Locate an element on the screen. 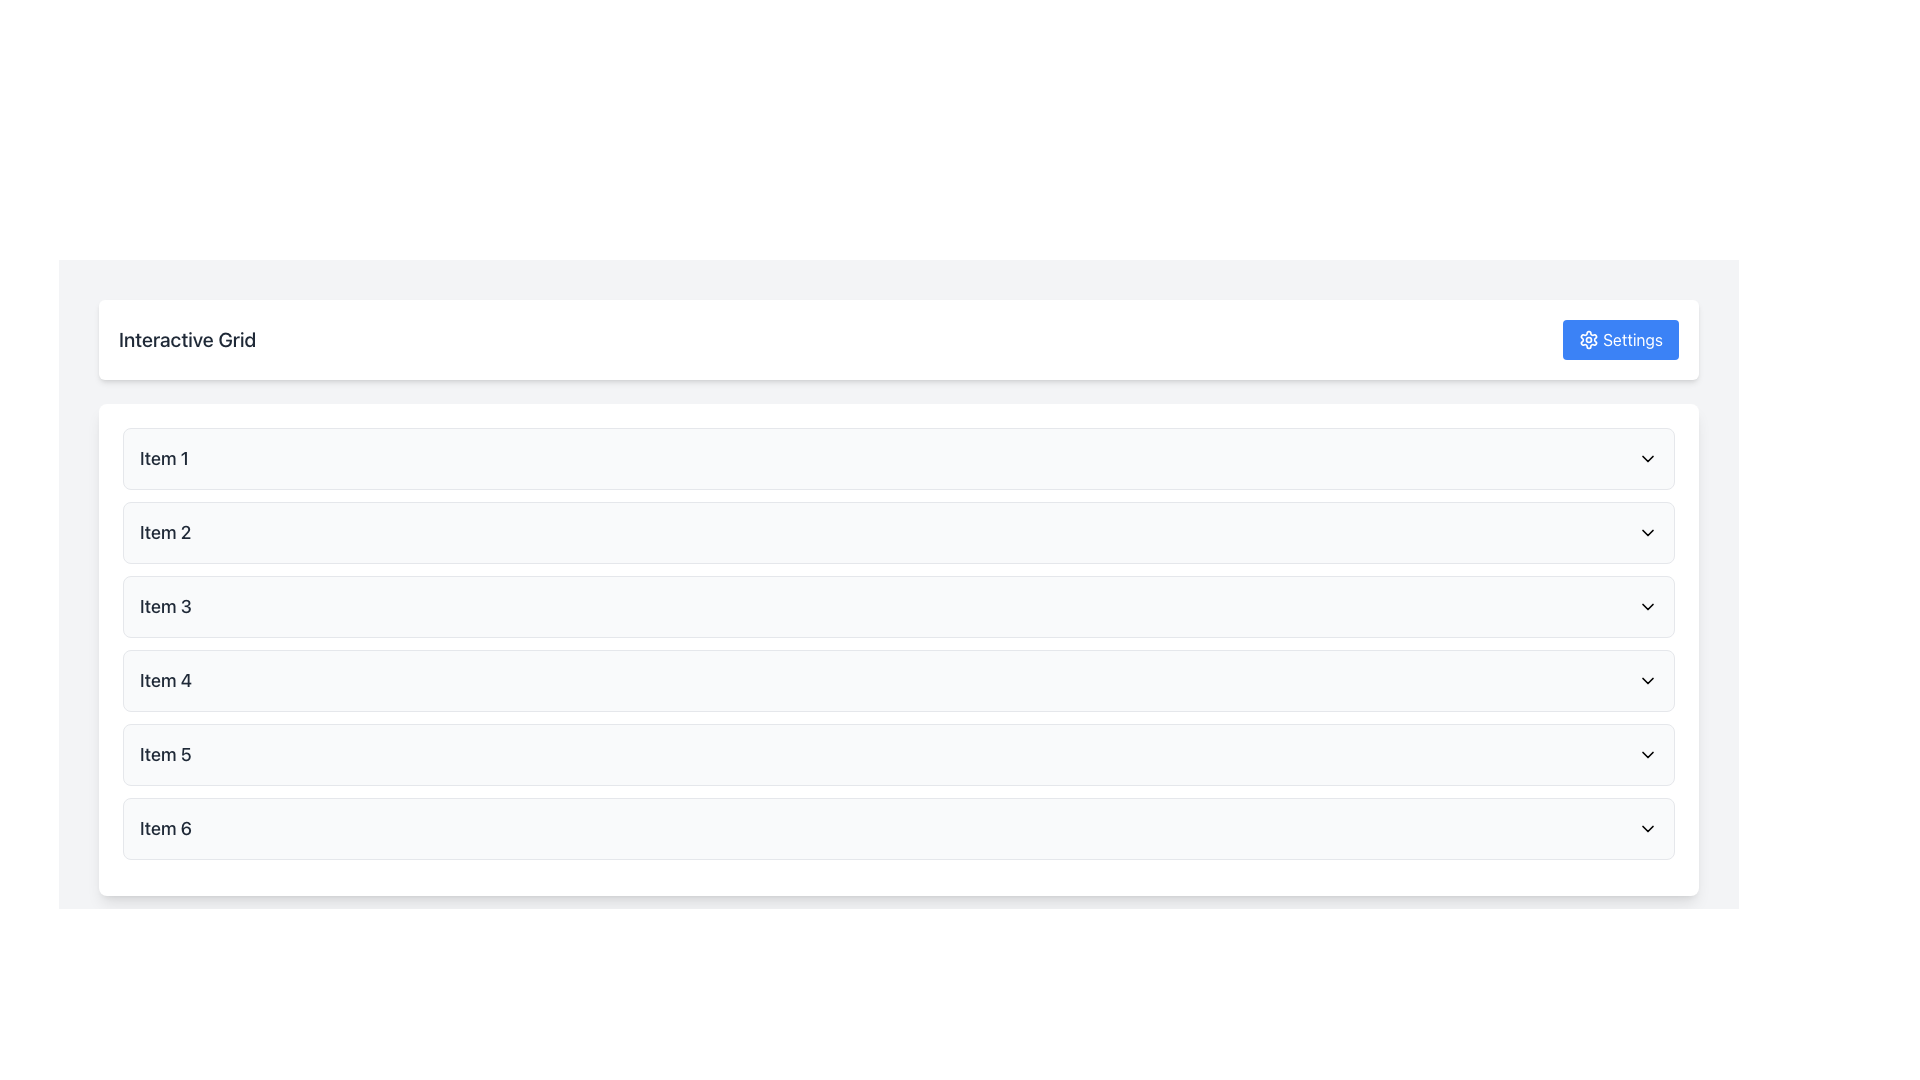 Image resolution: width=1920 pixels, height=1080 pixels. the toggle button (chevron) located at the far-right side of the 'Item 4' row is located at coordinates (1647, 680).